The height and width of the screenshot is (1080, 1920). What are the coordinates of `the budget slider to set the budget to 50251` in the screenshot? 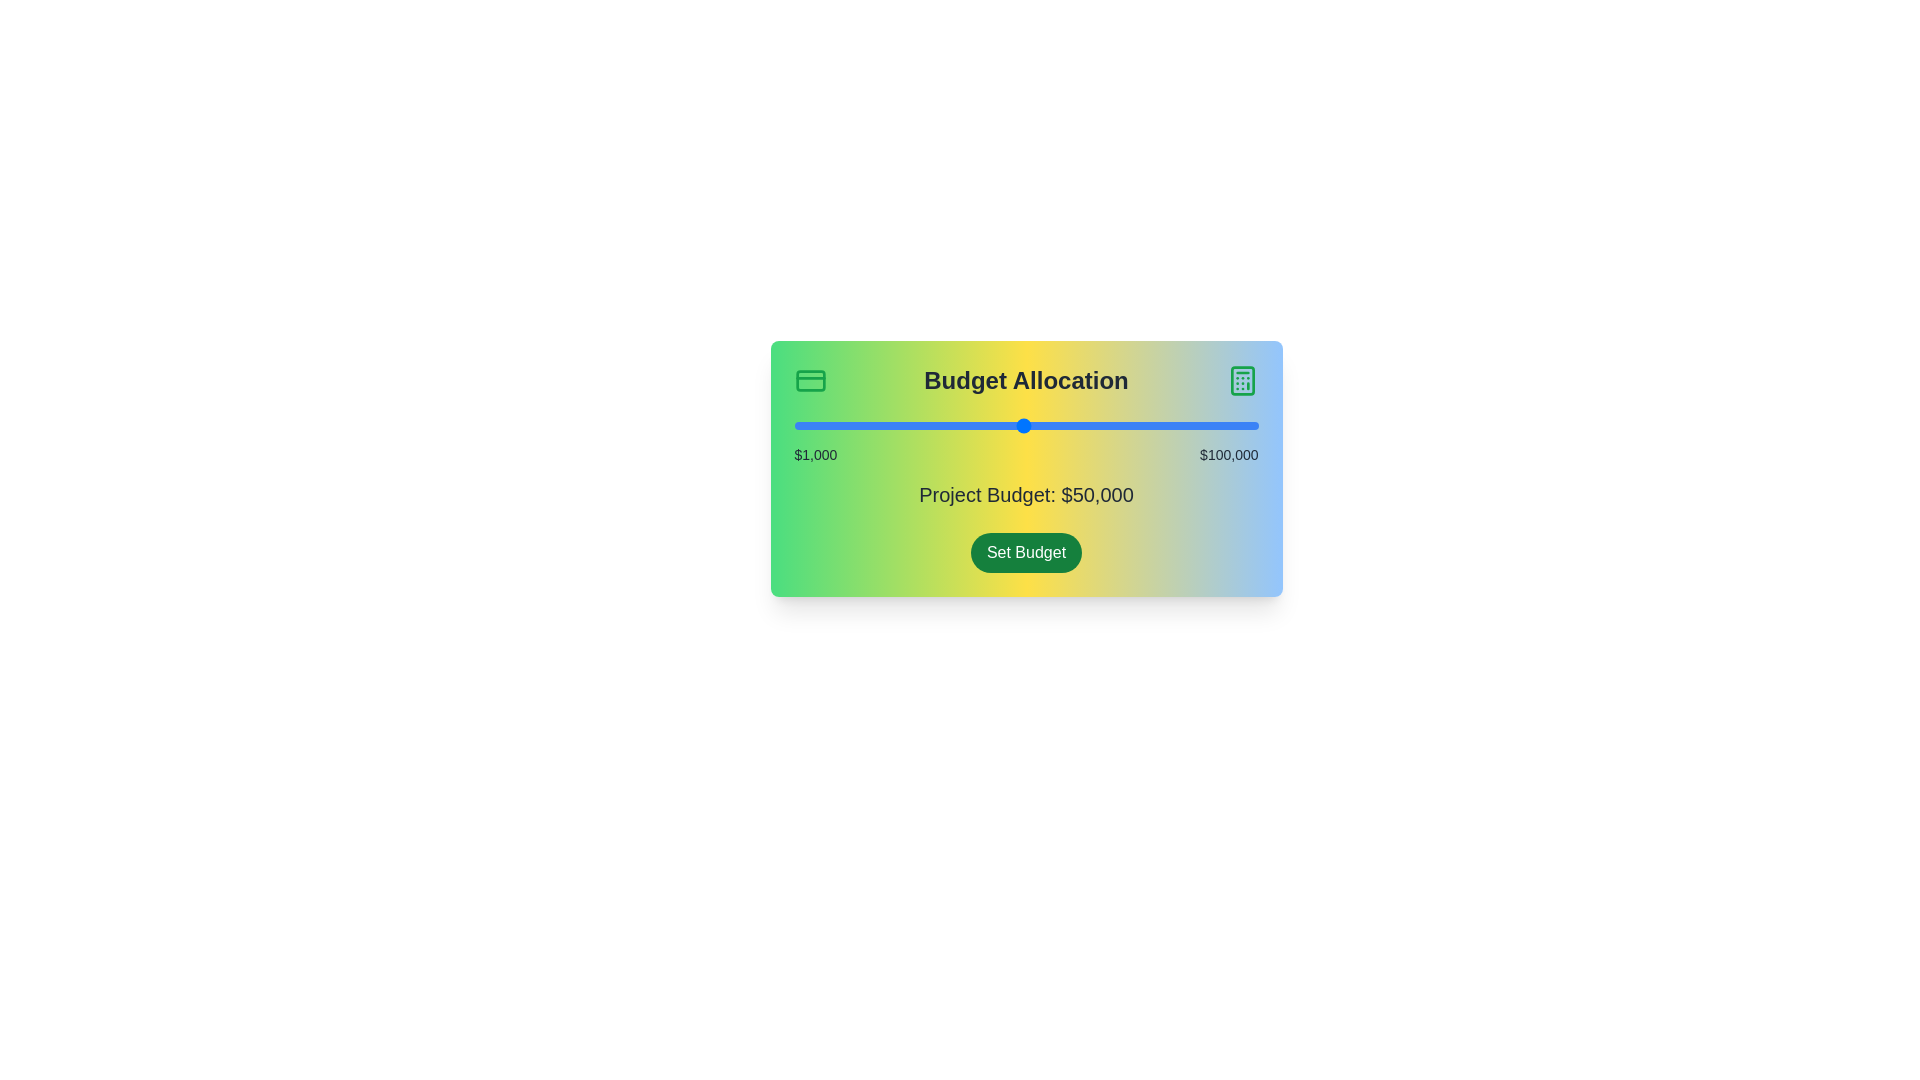 It's located at (1025, 424).